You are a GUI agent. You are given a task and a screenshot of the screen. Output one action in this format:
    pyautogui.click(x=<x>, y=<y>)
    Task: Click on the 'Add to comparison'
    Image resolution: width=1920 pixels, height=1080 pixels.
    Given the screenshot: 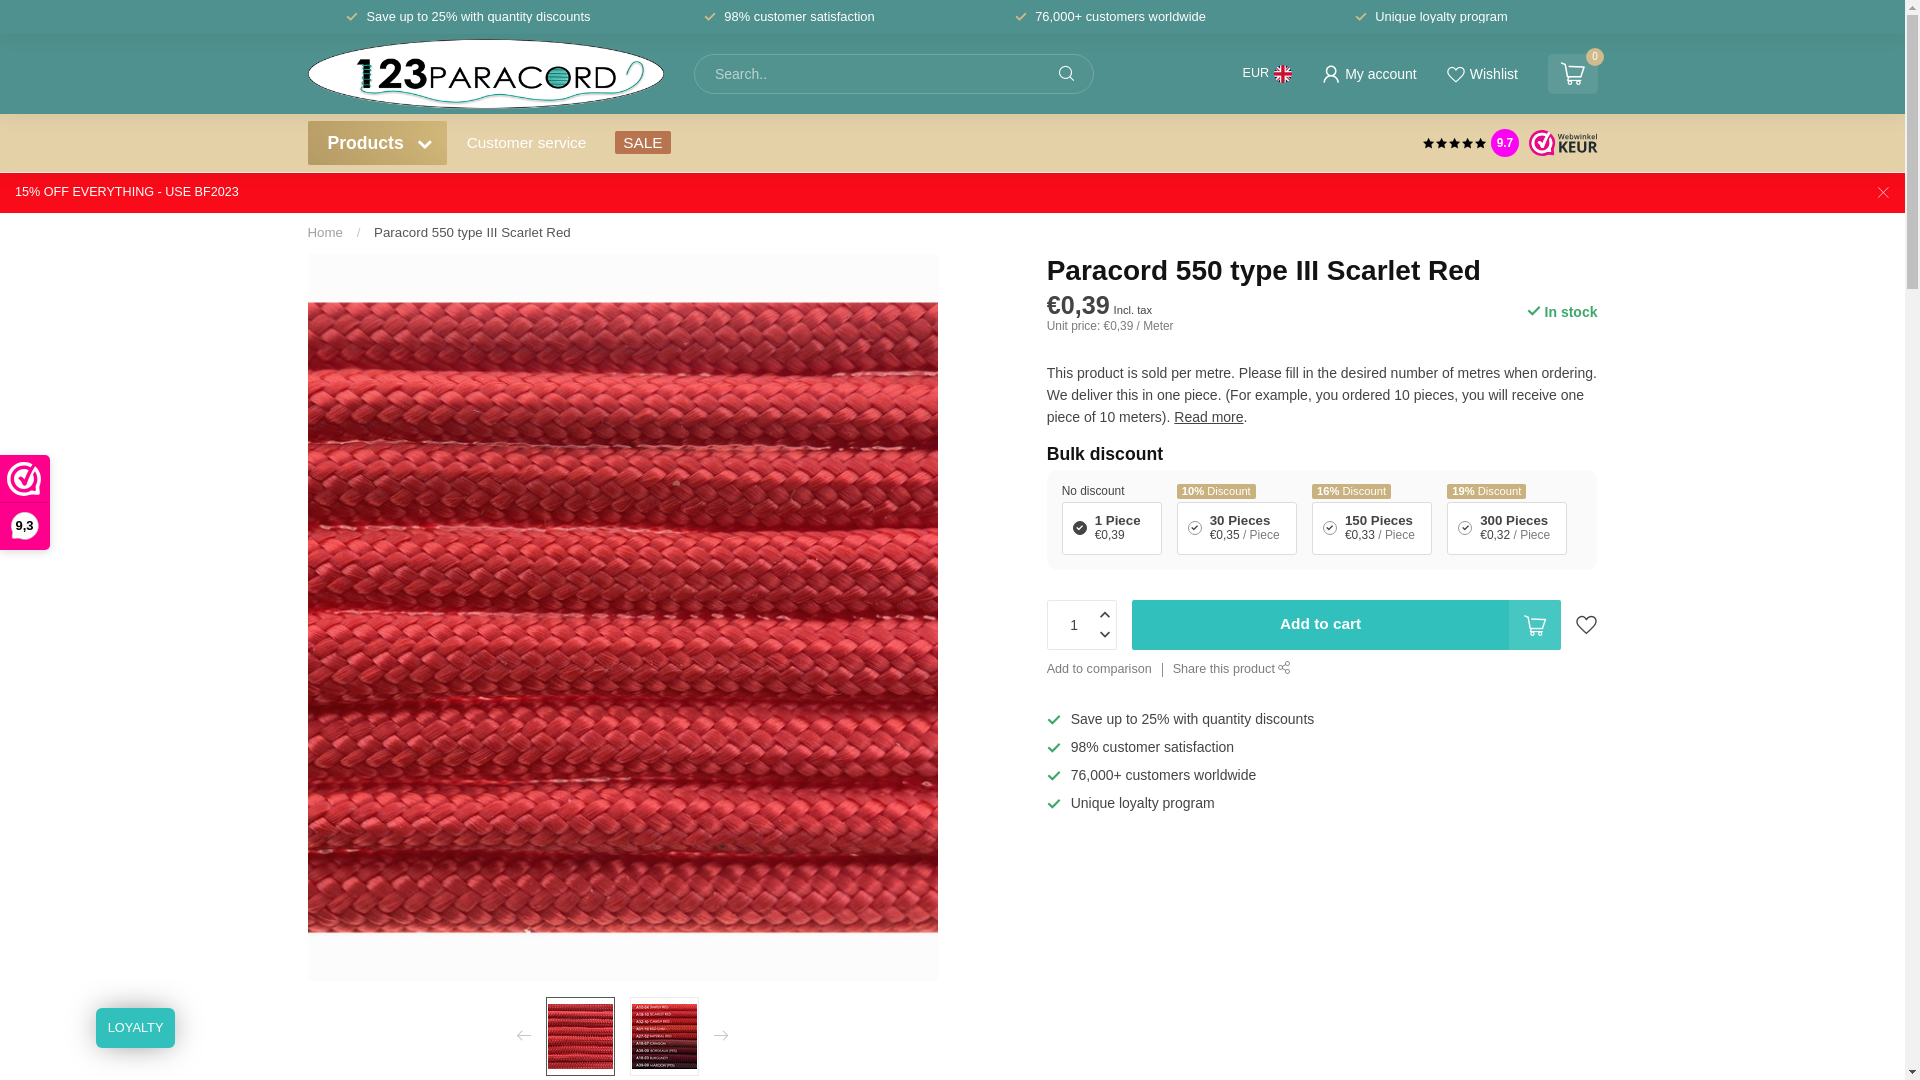 What is the action you would take?
    pyautogui.click(x=1098, y=670)
    